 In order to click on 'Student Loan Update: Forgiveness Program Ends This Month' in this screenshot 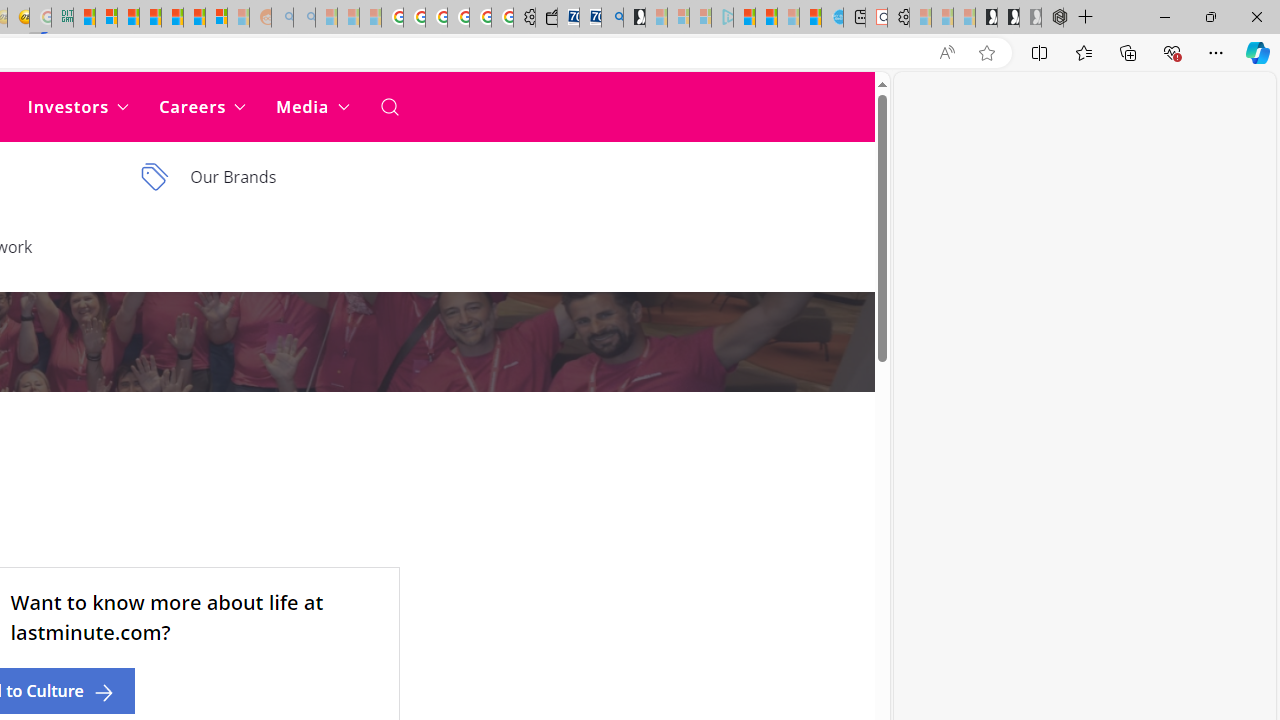, I will do `click(149, 17)`.